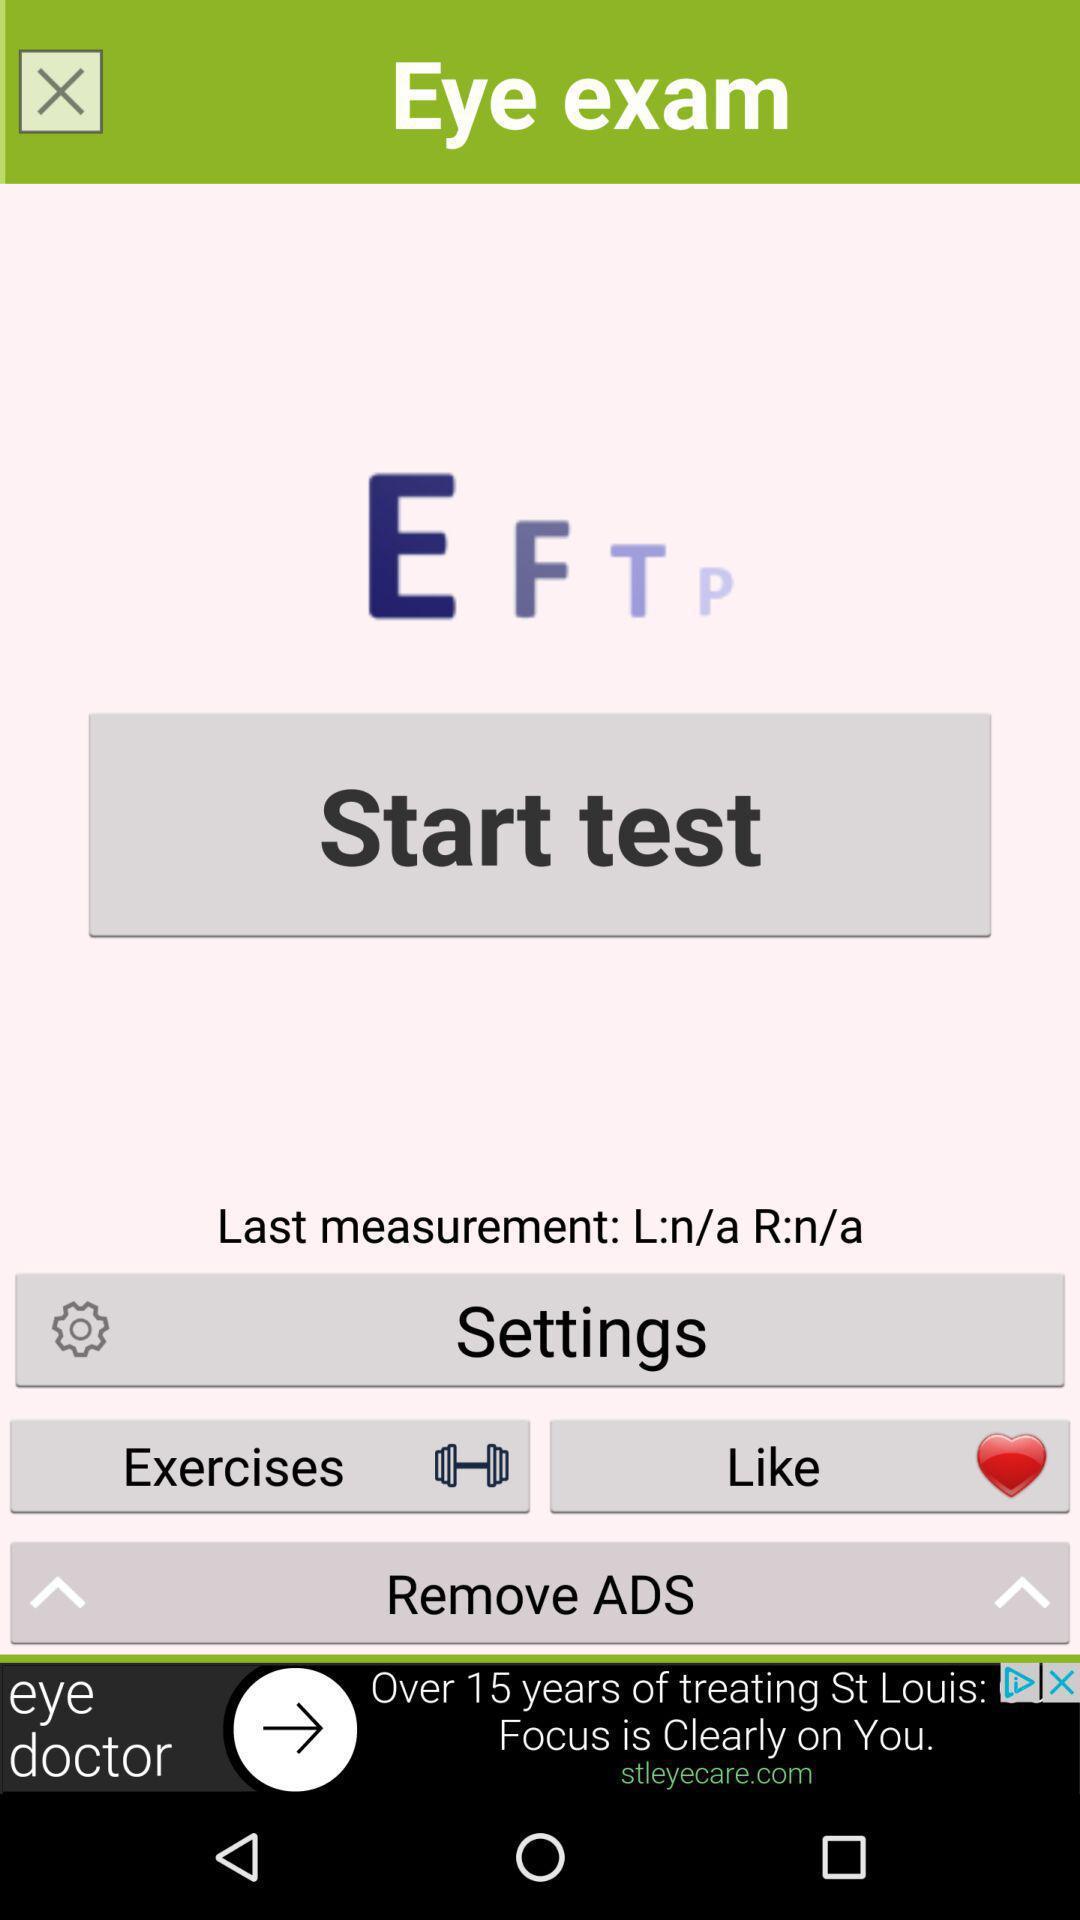 This screenshot has width=1080, height=1920. I want to click on open advertisement, so click(540, 1727).